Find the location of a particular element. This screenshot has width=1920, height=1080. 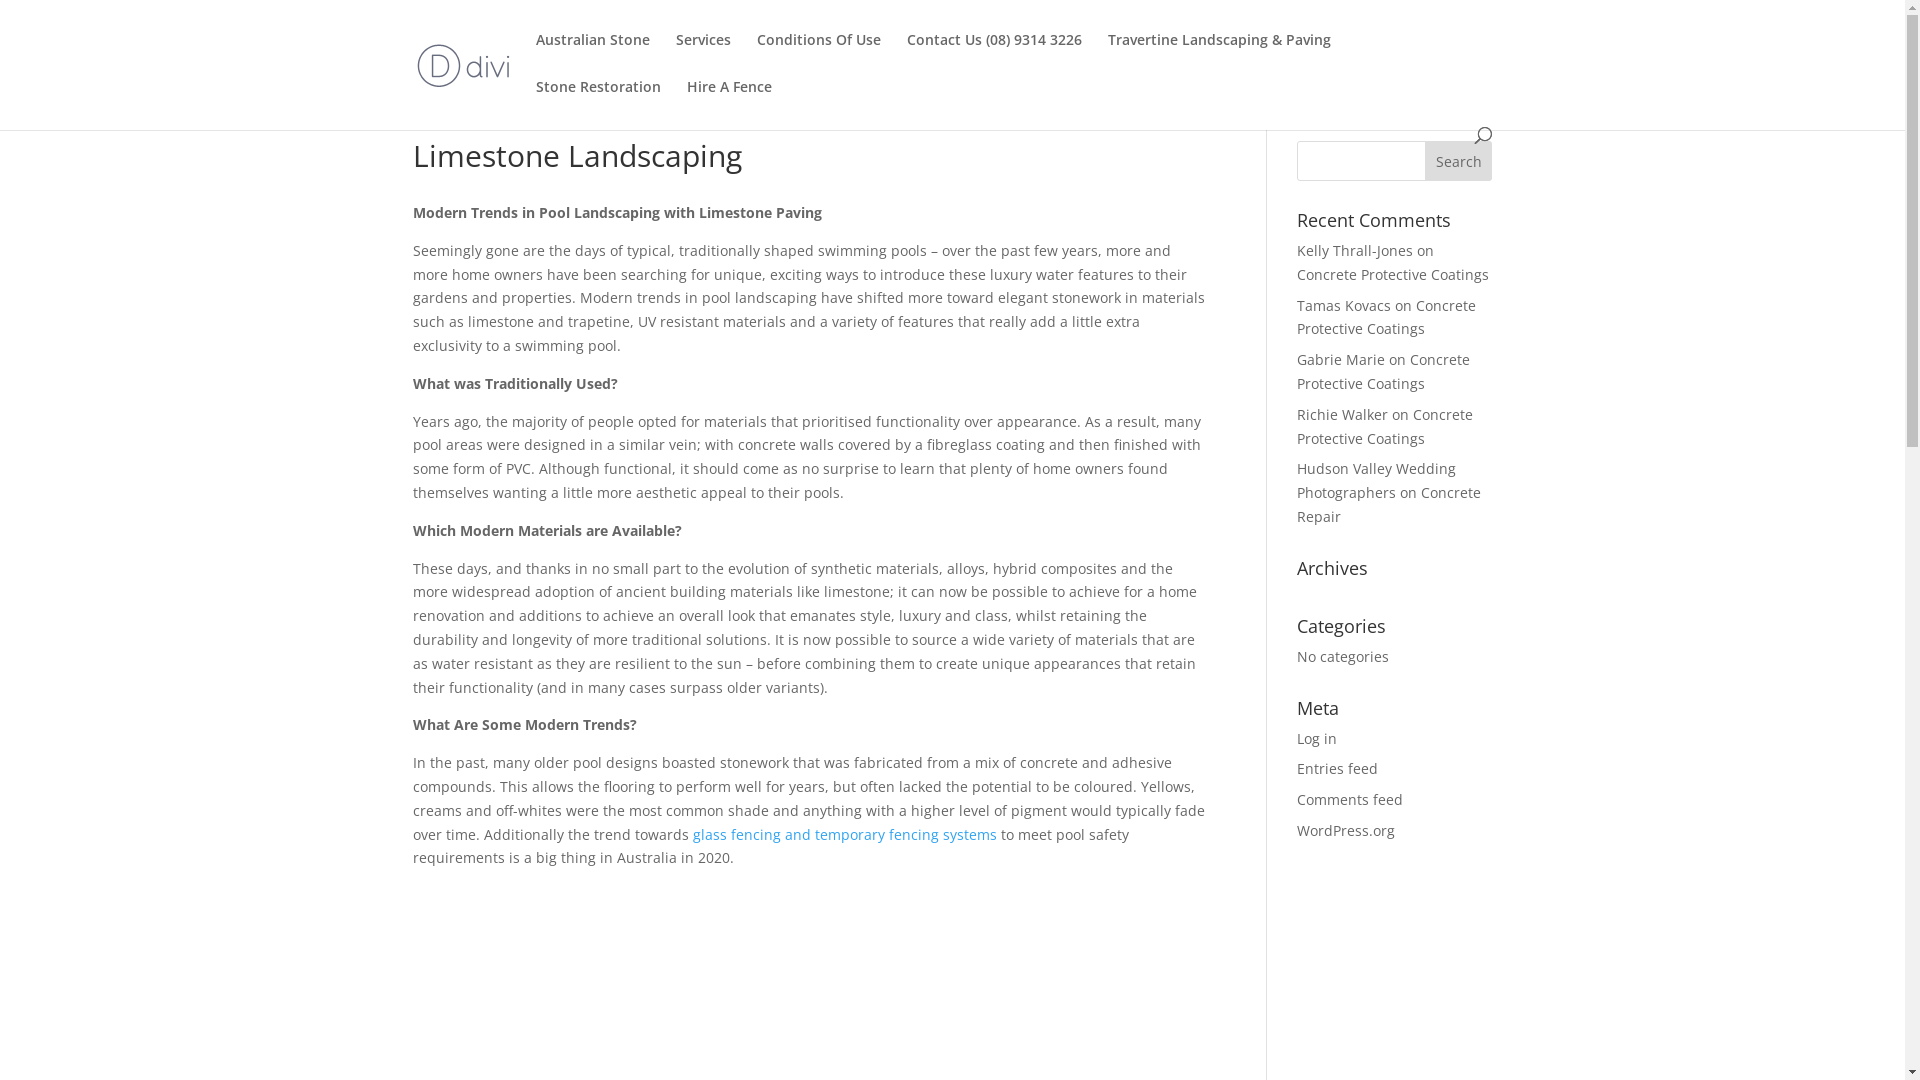

'Conditions Of Use' is located at coordinates (817, 55).